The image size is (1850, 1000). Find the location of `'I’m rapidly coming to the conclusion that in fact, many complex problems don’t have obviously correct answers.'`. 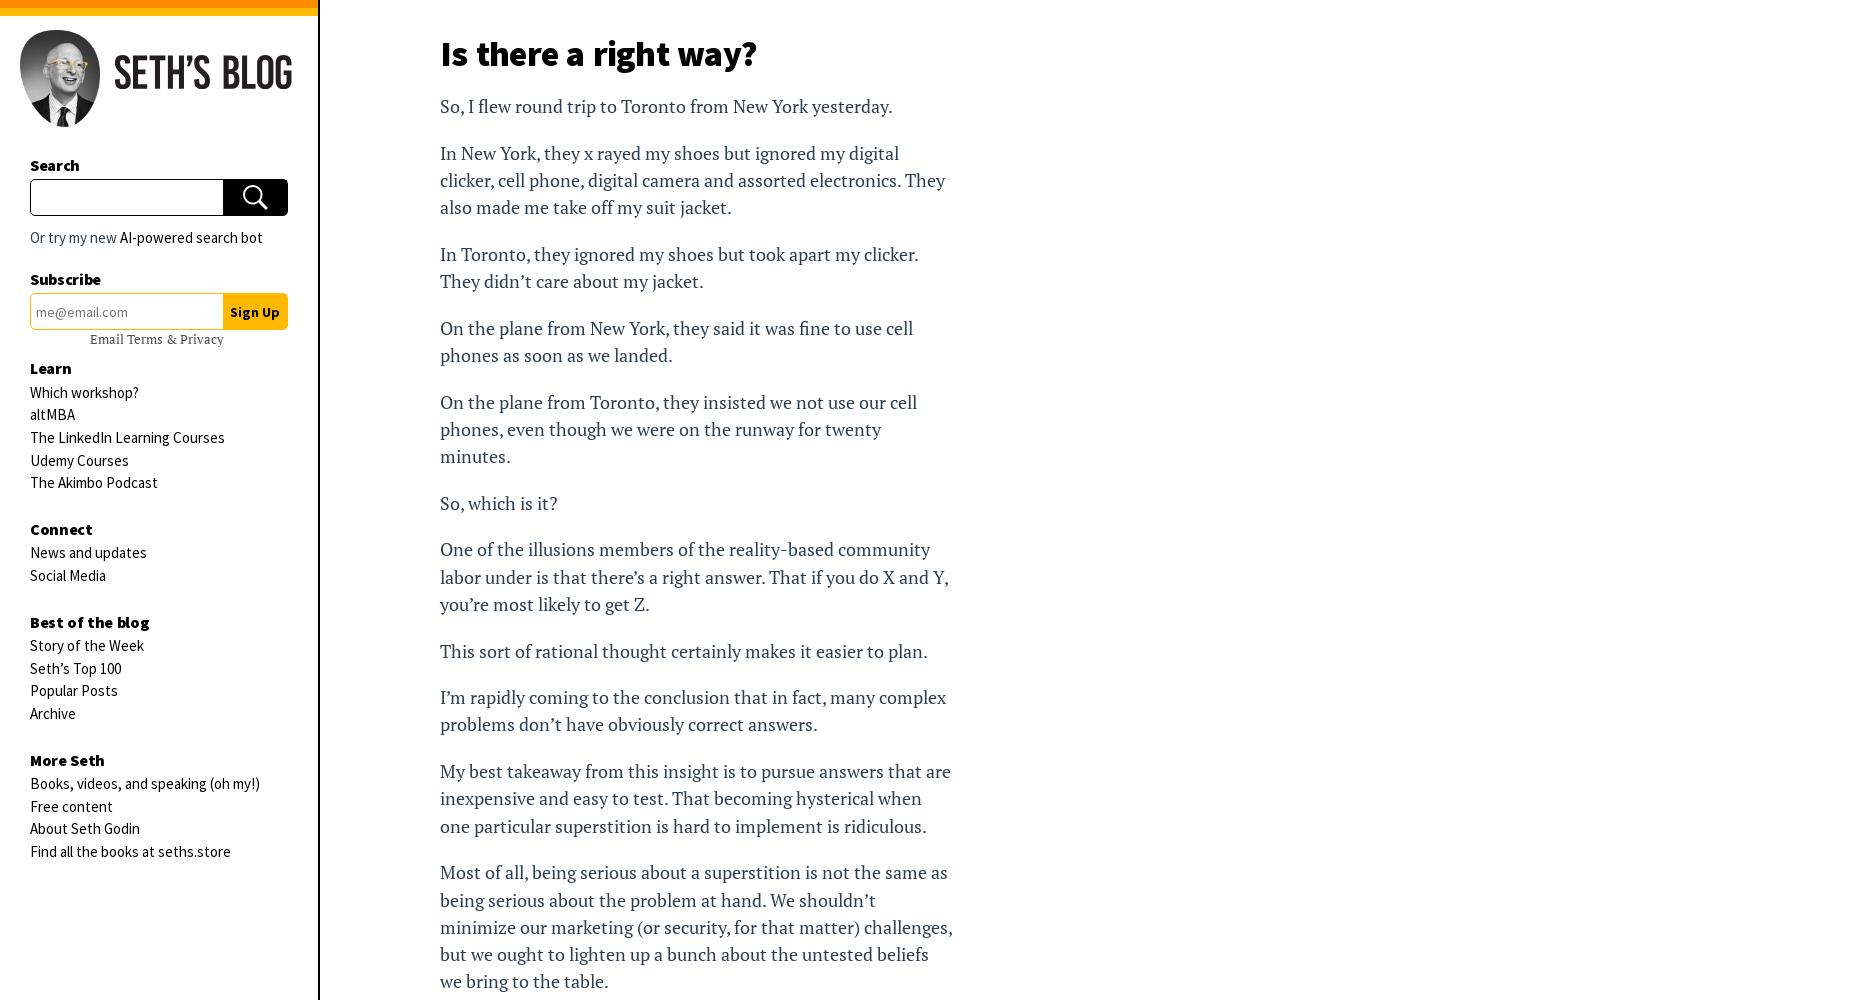

'I’m rapidly coming to the conclusion that in fact, many complex problems don’t have obviously correct answers.' is located at coordinates (693, 710).